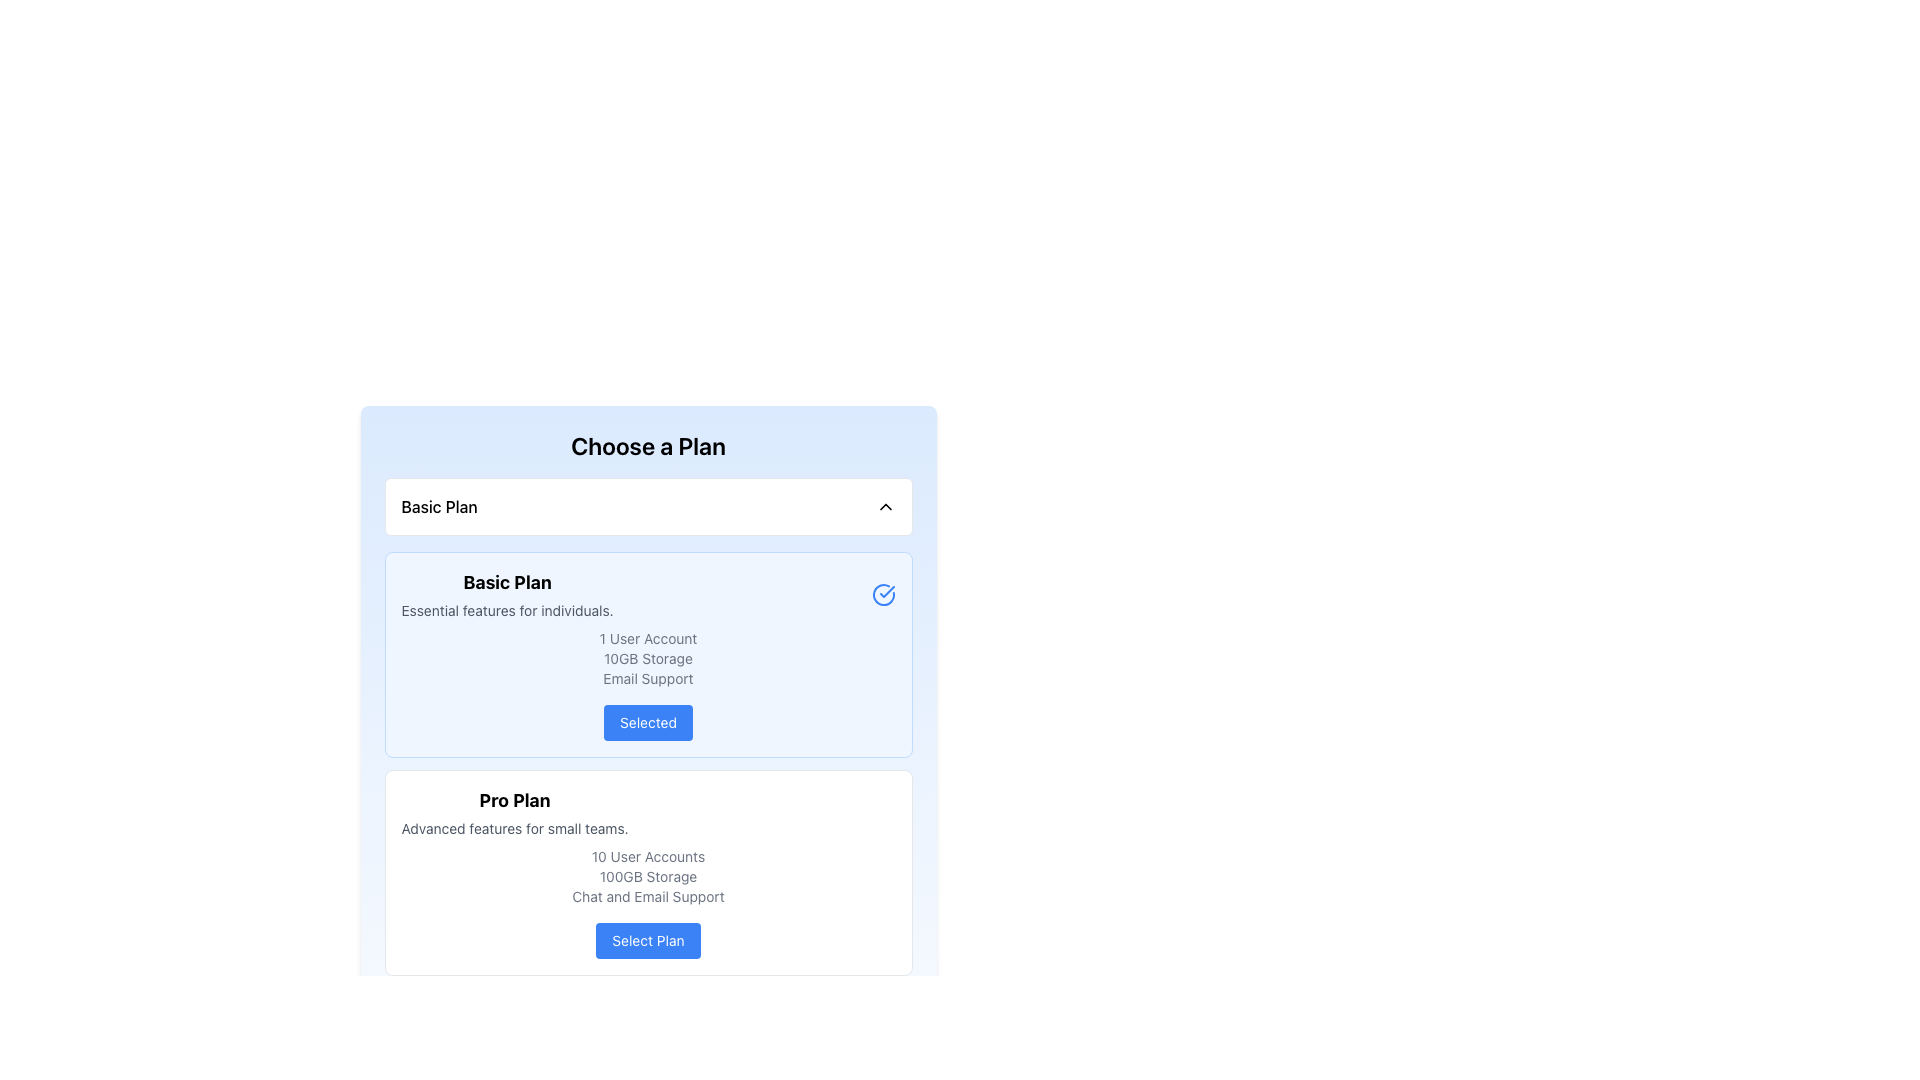 This screenshot has height=1080, width=1920. What do you see at coordinates (884, 505) in the screenshot?
I see `the chevron arrow icon located at the top-right corner of the 'Basic Plan' card to indicate the possibility of collapsing or expanding the details` at bounding box center [884, 505].